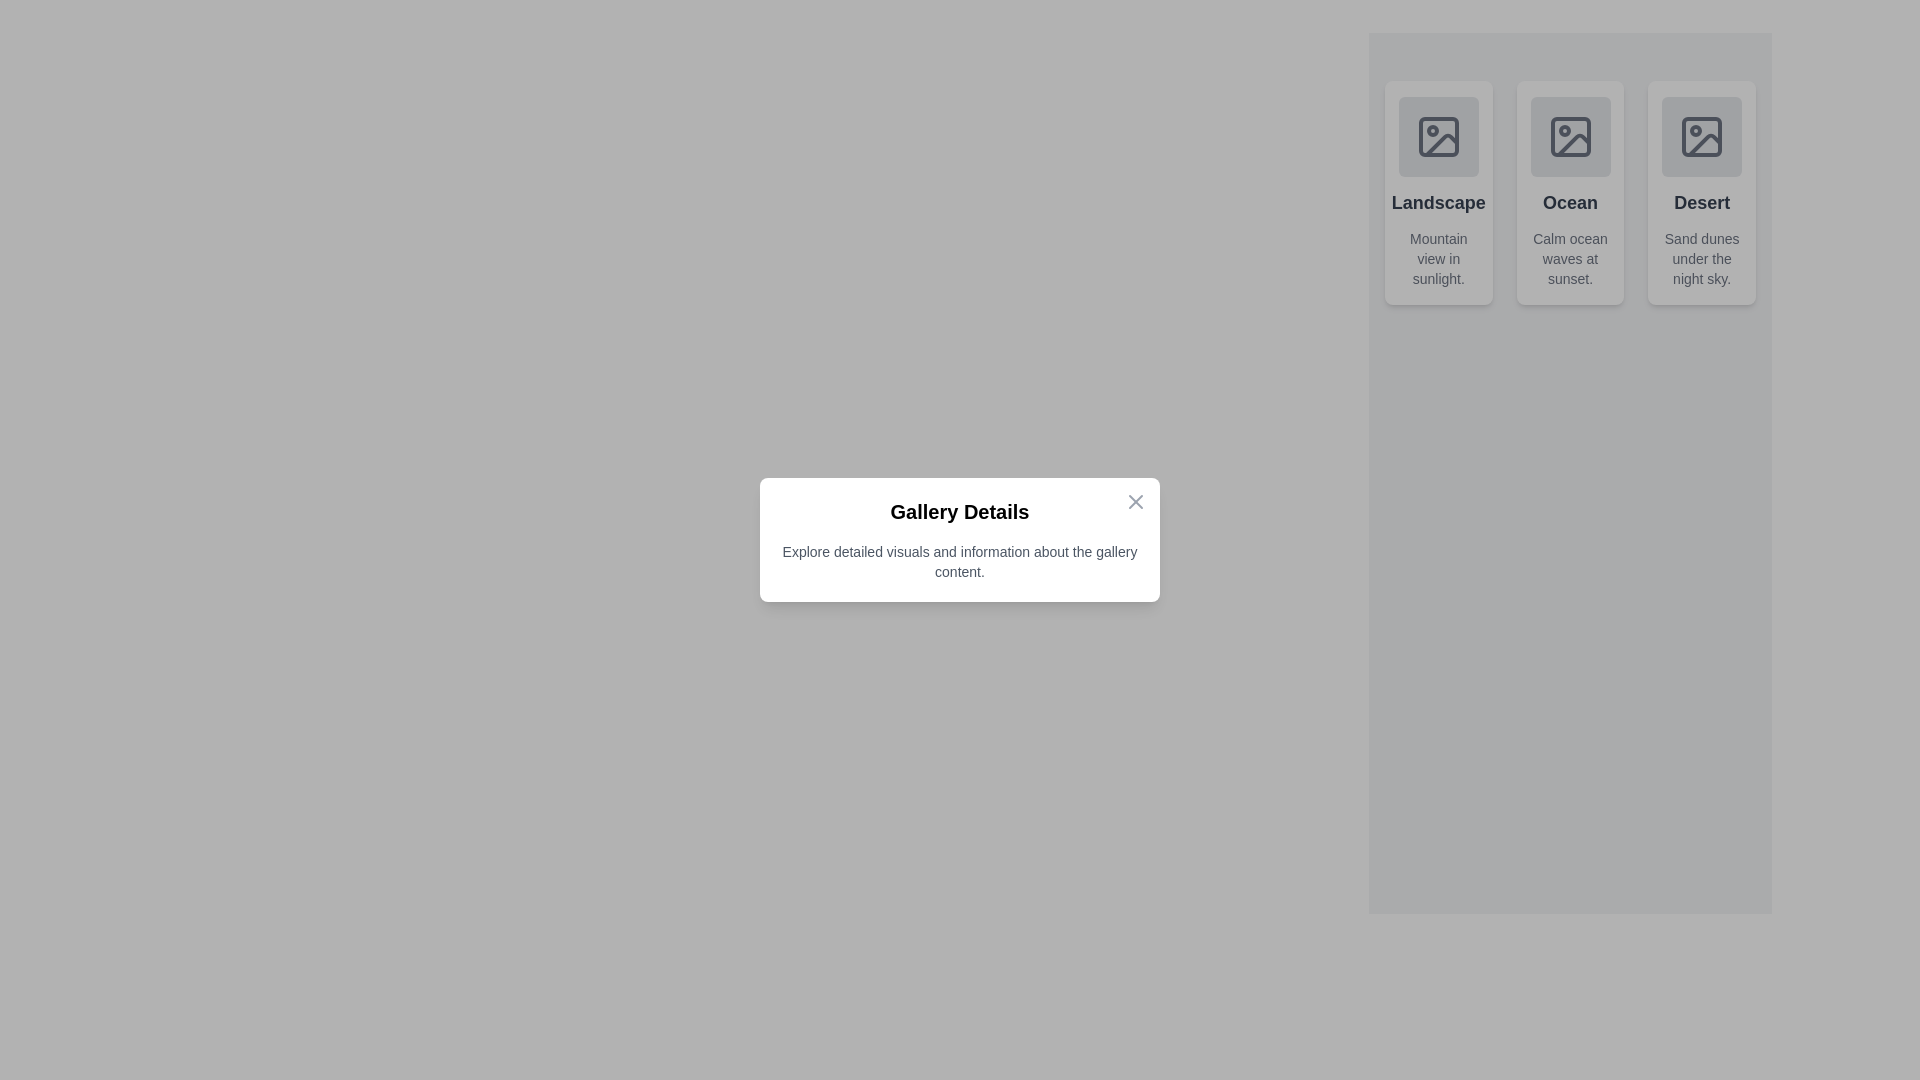 The image size is (1920, 1080). Describe the element at coordinates (1701, 192) in the screenshot. I see `the 'Desert' card element, which features an icon, a title labeled 'Desert', and descriptive text 'Sand dunes under the night sky.' This card is the third item in a grid layout` at that location.